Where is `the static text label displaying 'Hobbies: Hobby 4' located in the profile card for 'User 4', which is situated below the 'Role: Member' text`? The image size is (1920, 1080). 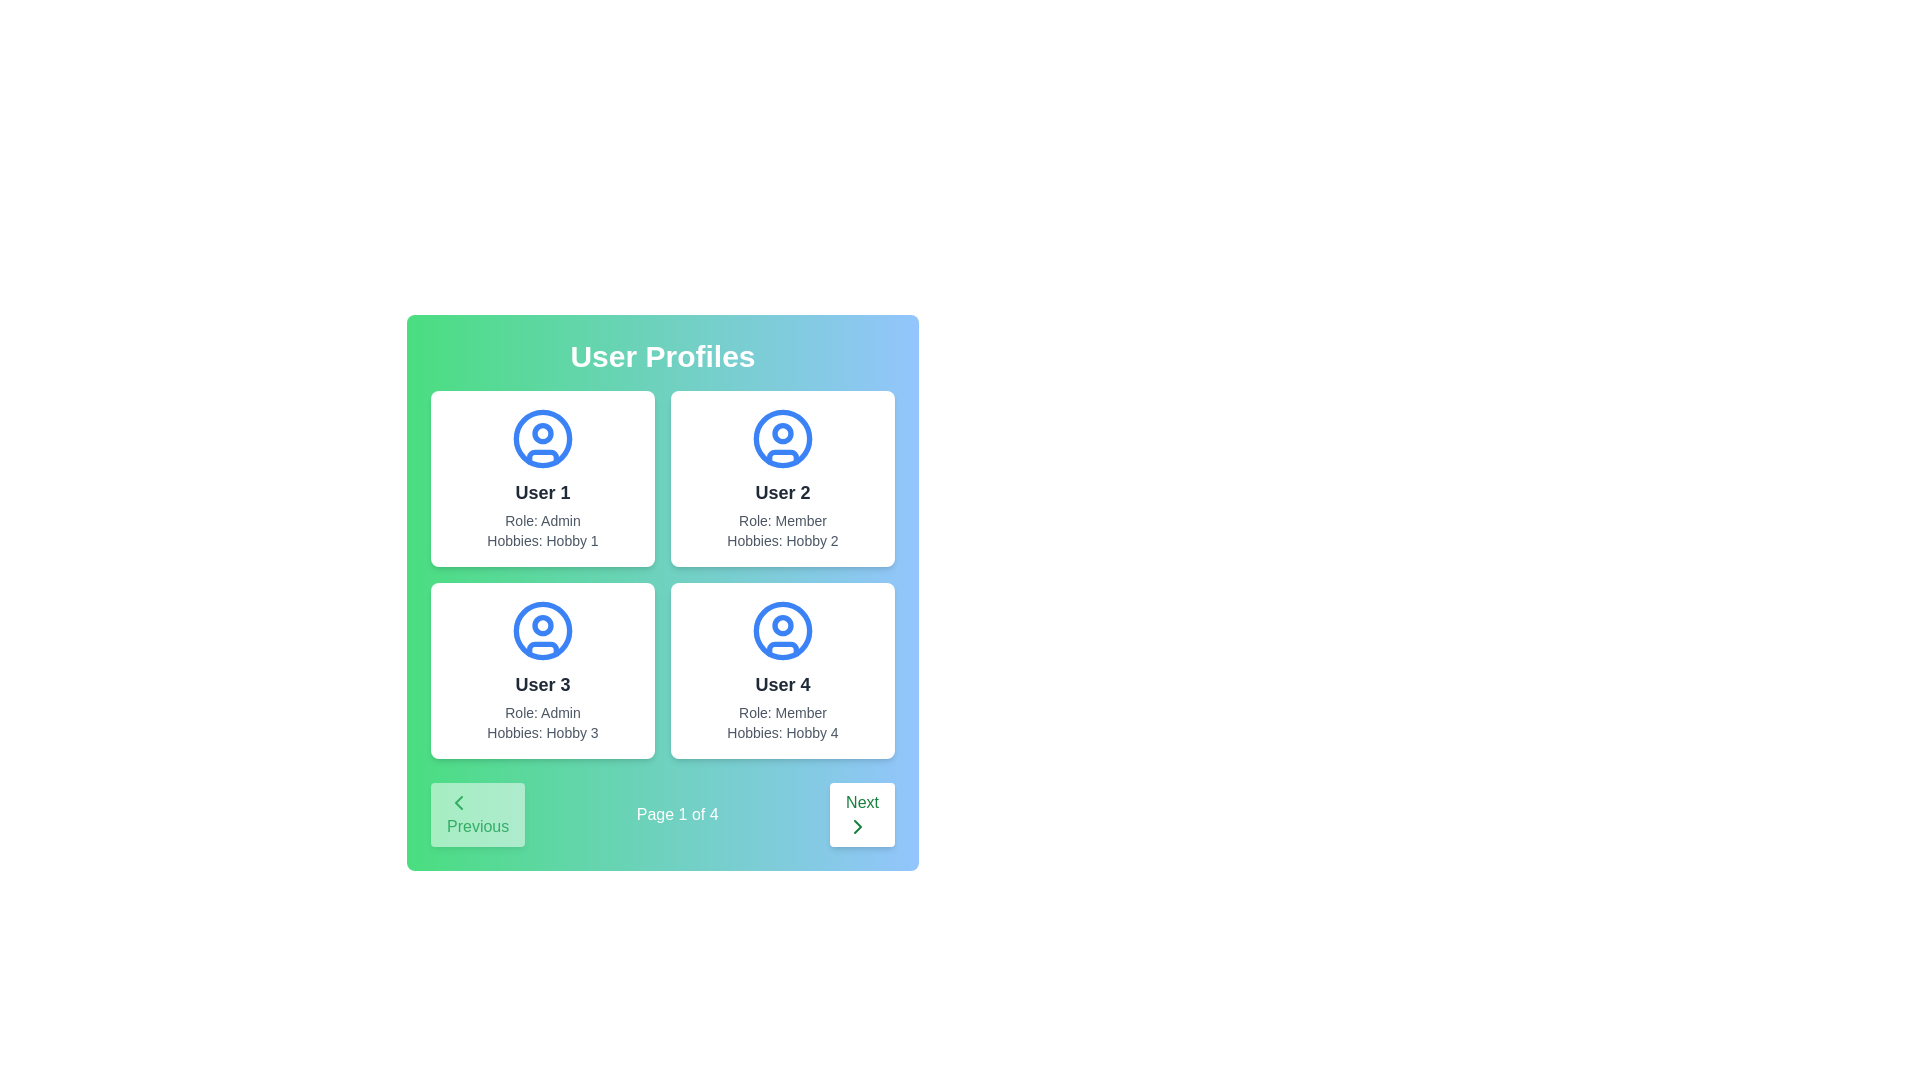
the static text label displaying 'Hobbies: Hobby 4' located in the profile card for 'User 4', which is situated below the 'Role: Member' text is located at coordinates (781, 732).